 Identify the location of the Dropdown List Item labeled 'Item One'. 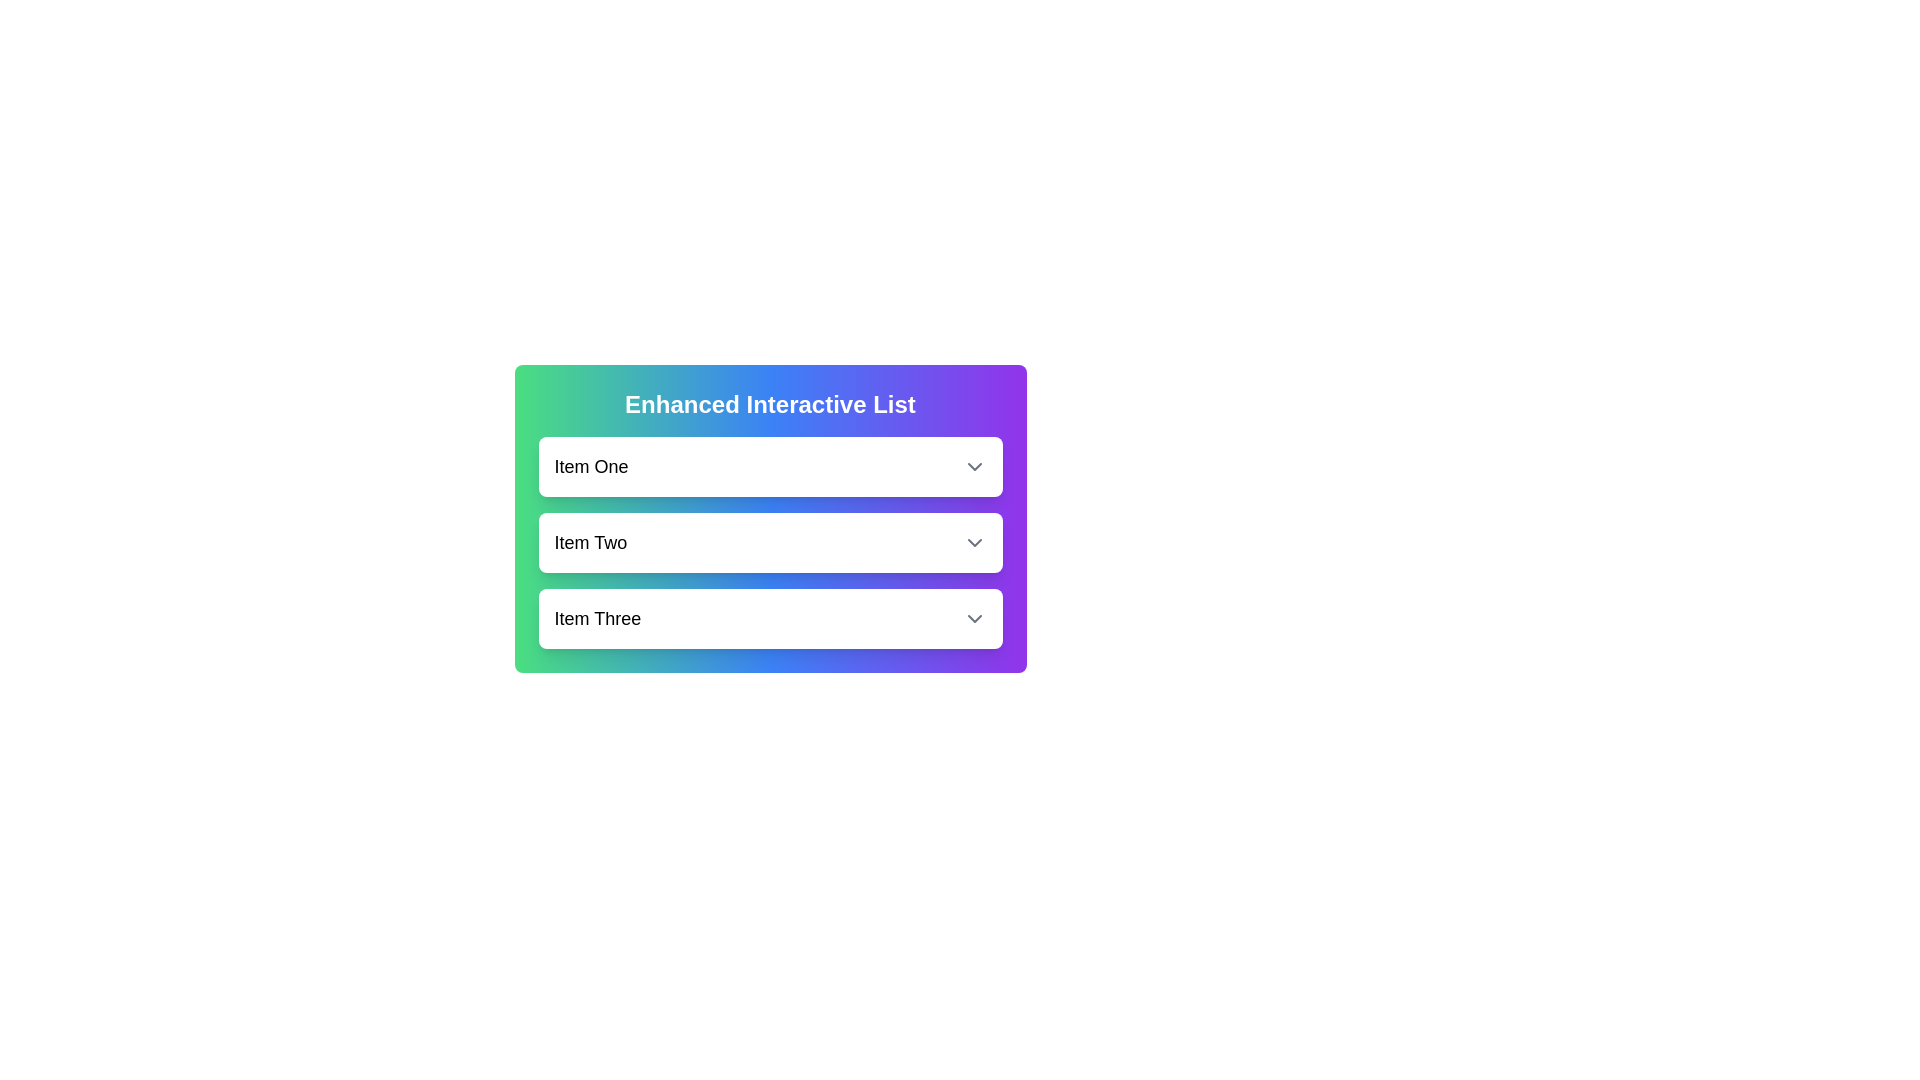
(769, 466).